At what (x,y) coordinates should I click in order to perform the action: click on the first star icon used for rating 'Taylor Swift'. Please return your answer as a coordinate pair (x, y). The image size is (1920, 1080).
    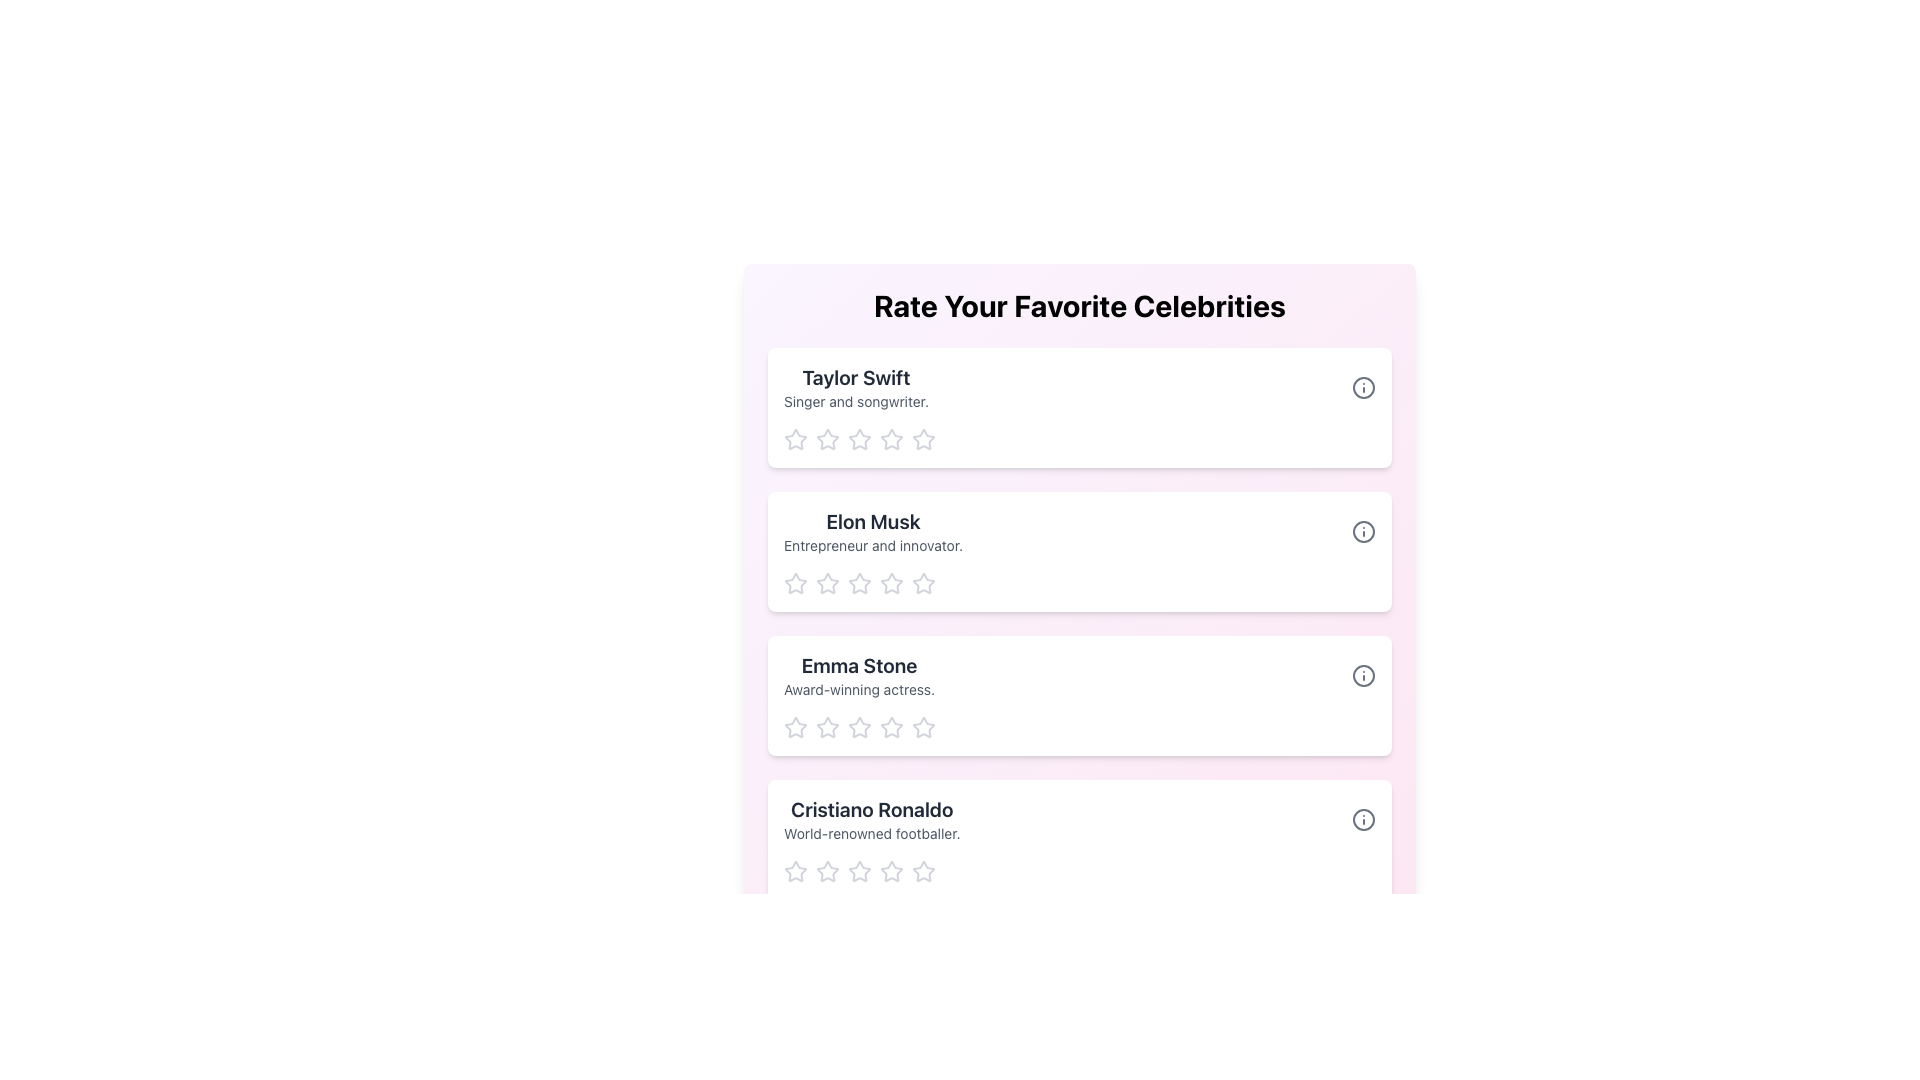
    Looking at the image, I should click on (795, 438).